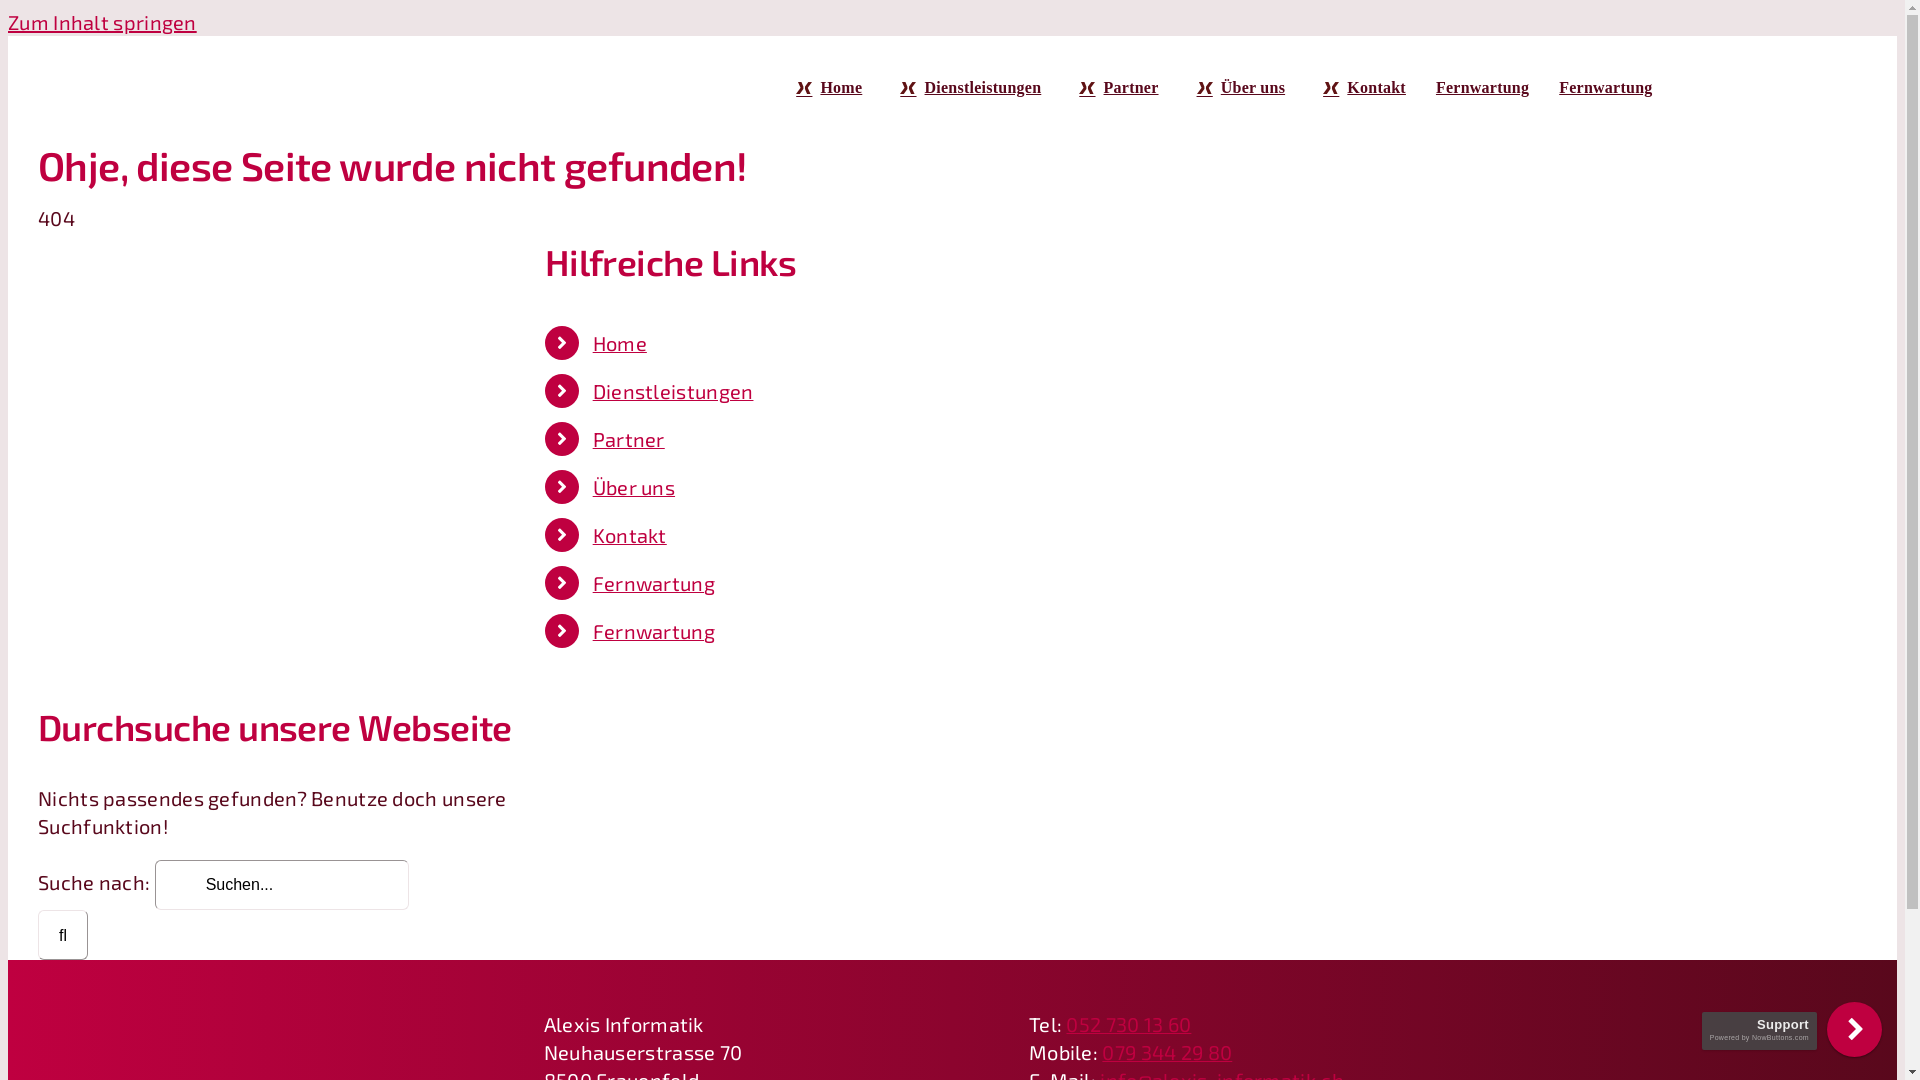 The image size is (1920, 1080). What do you see at coordinates (653, 631) in the screenshot?
I see `'Fernwartung'` at bounding box center [653, 631].